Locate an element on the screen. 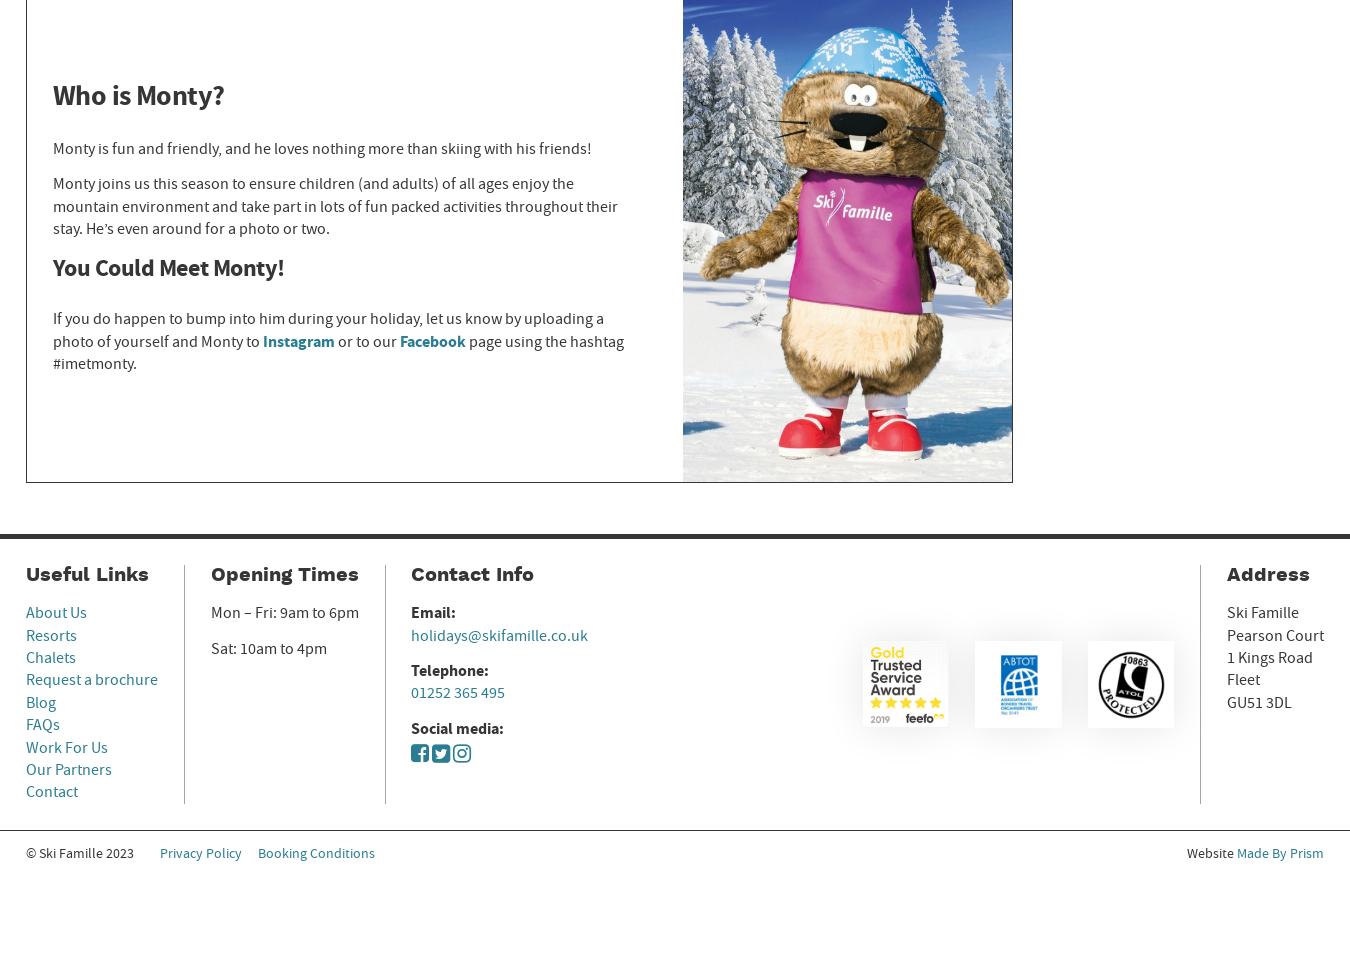 The width and height of the screenshot is (1350, 963). '© Ski Famille 2023' is located at coordinates (77, 851).